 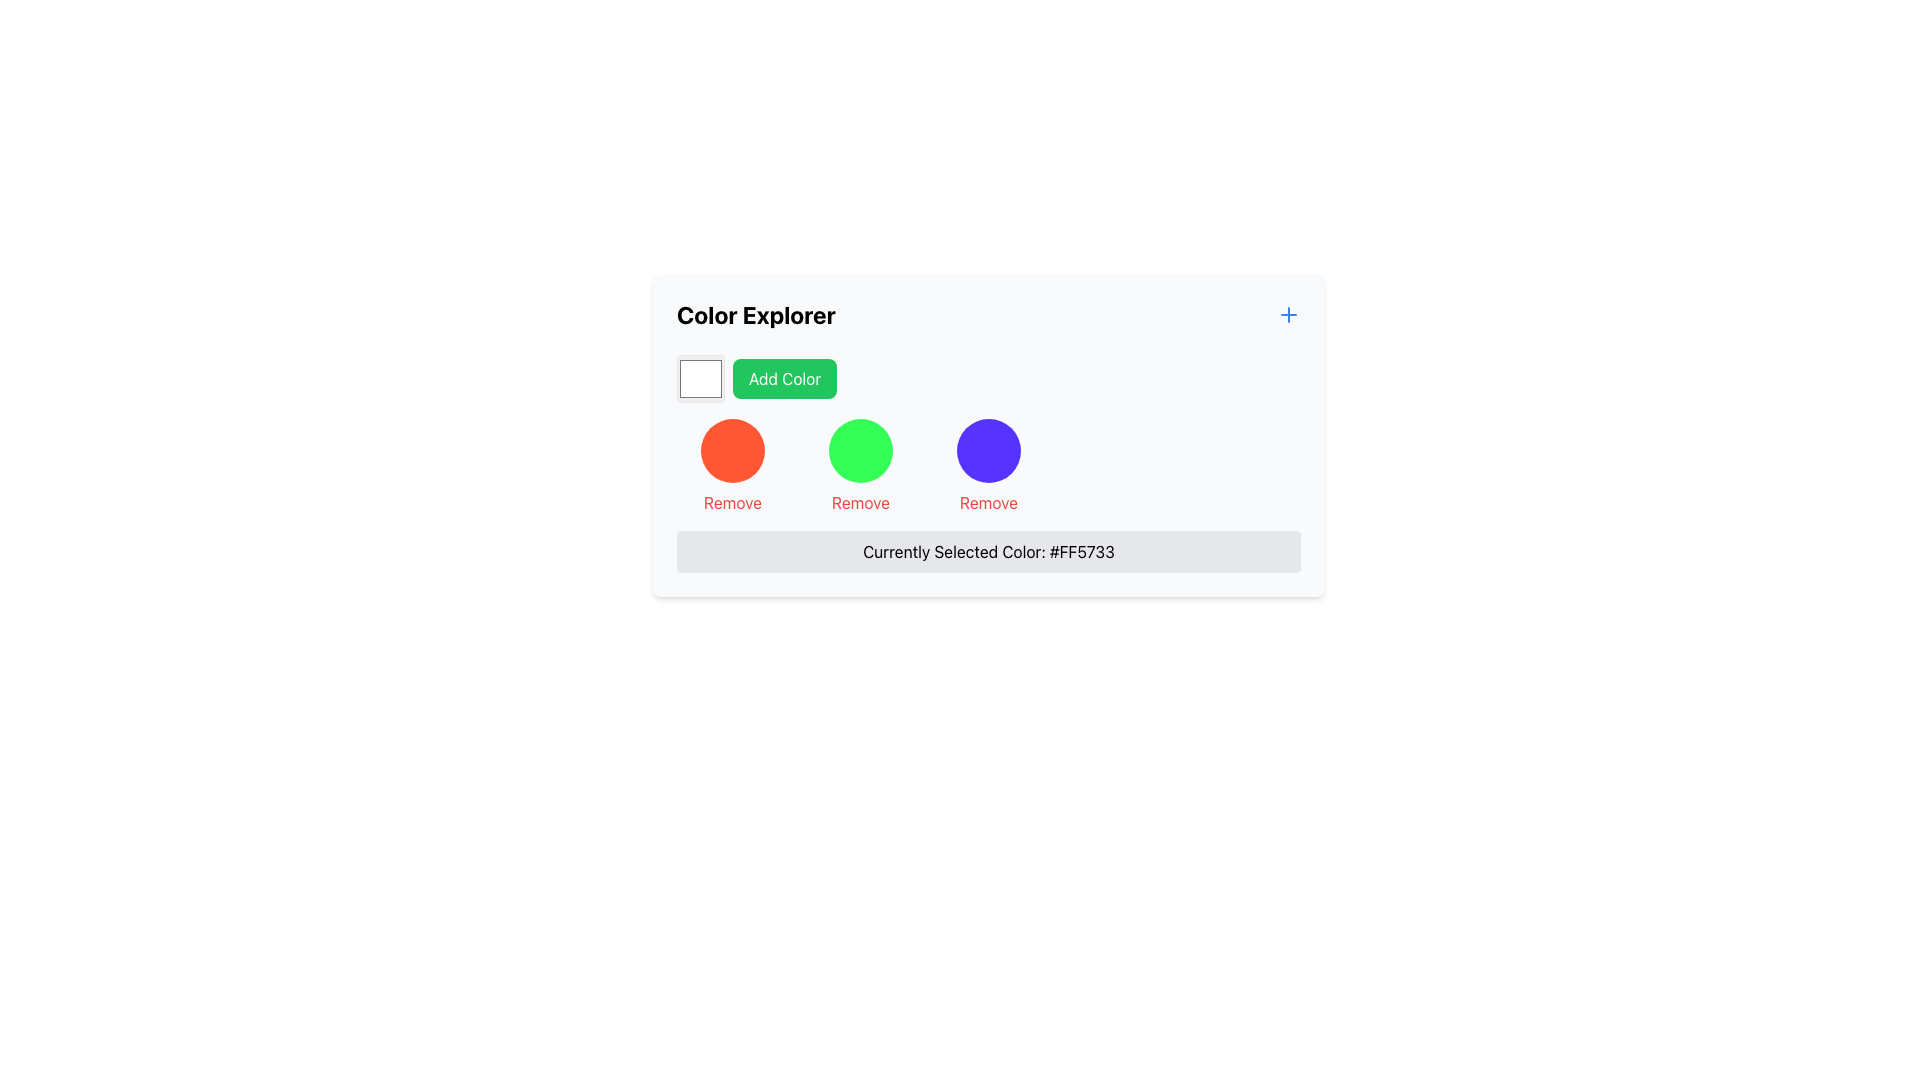 What do you see at coordinates (732, 451) in the screenshot?
I see `the first circular button` at bounding box center [732, 451].